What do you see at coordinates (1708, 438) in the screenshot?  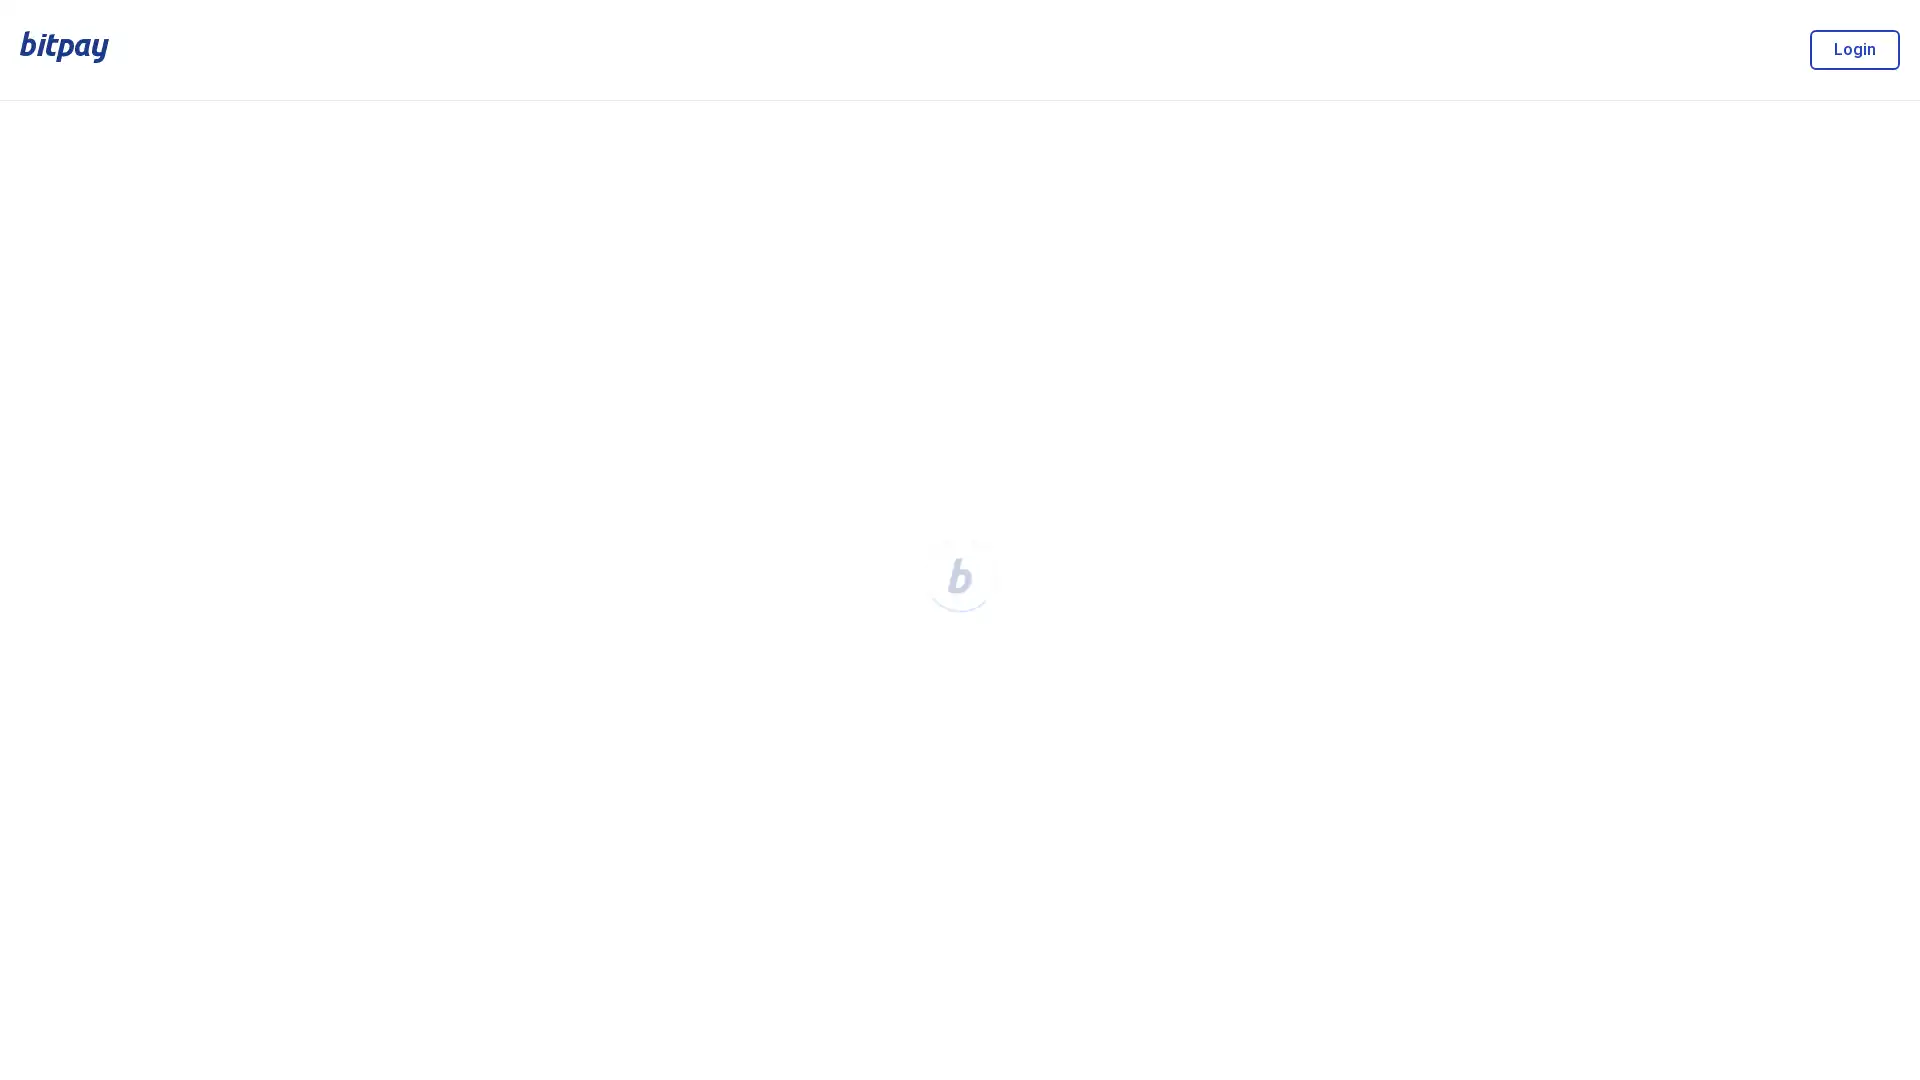 I see `Pay with BitPay` at bounding box center [1708, 438].